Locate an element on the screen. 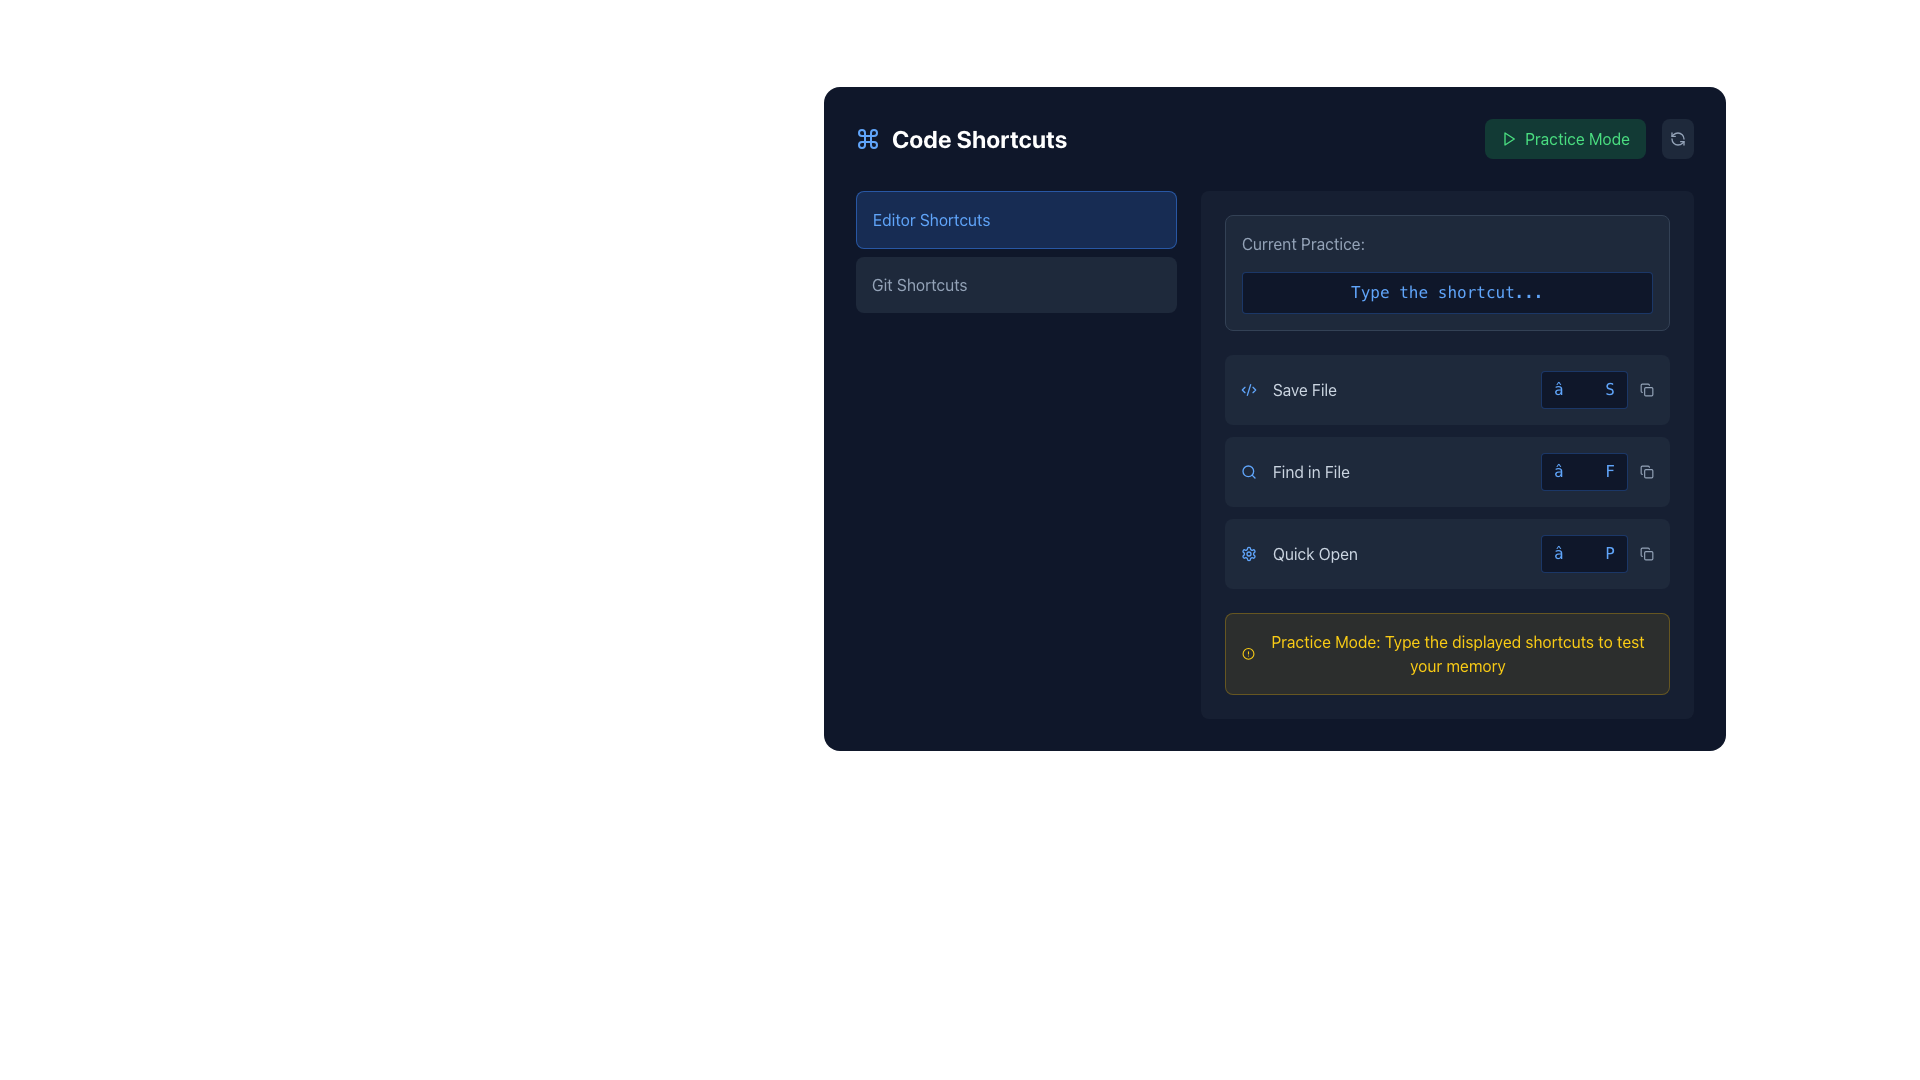 Image resolution: width=1920 pixels, height=1080 pixels. the interactive button labeled 'Practice Mode' with a green play icon for navigation purposes is located at coordinates (1564, 137).